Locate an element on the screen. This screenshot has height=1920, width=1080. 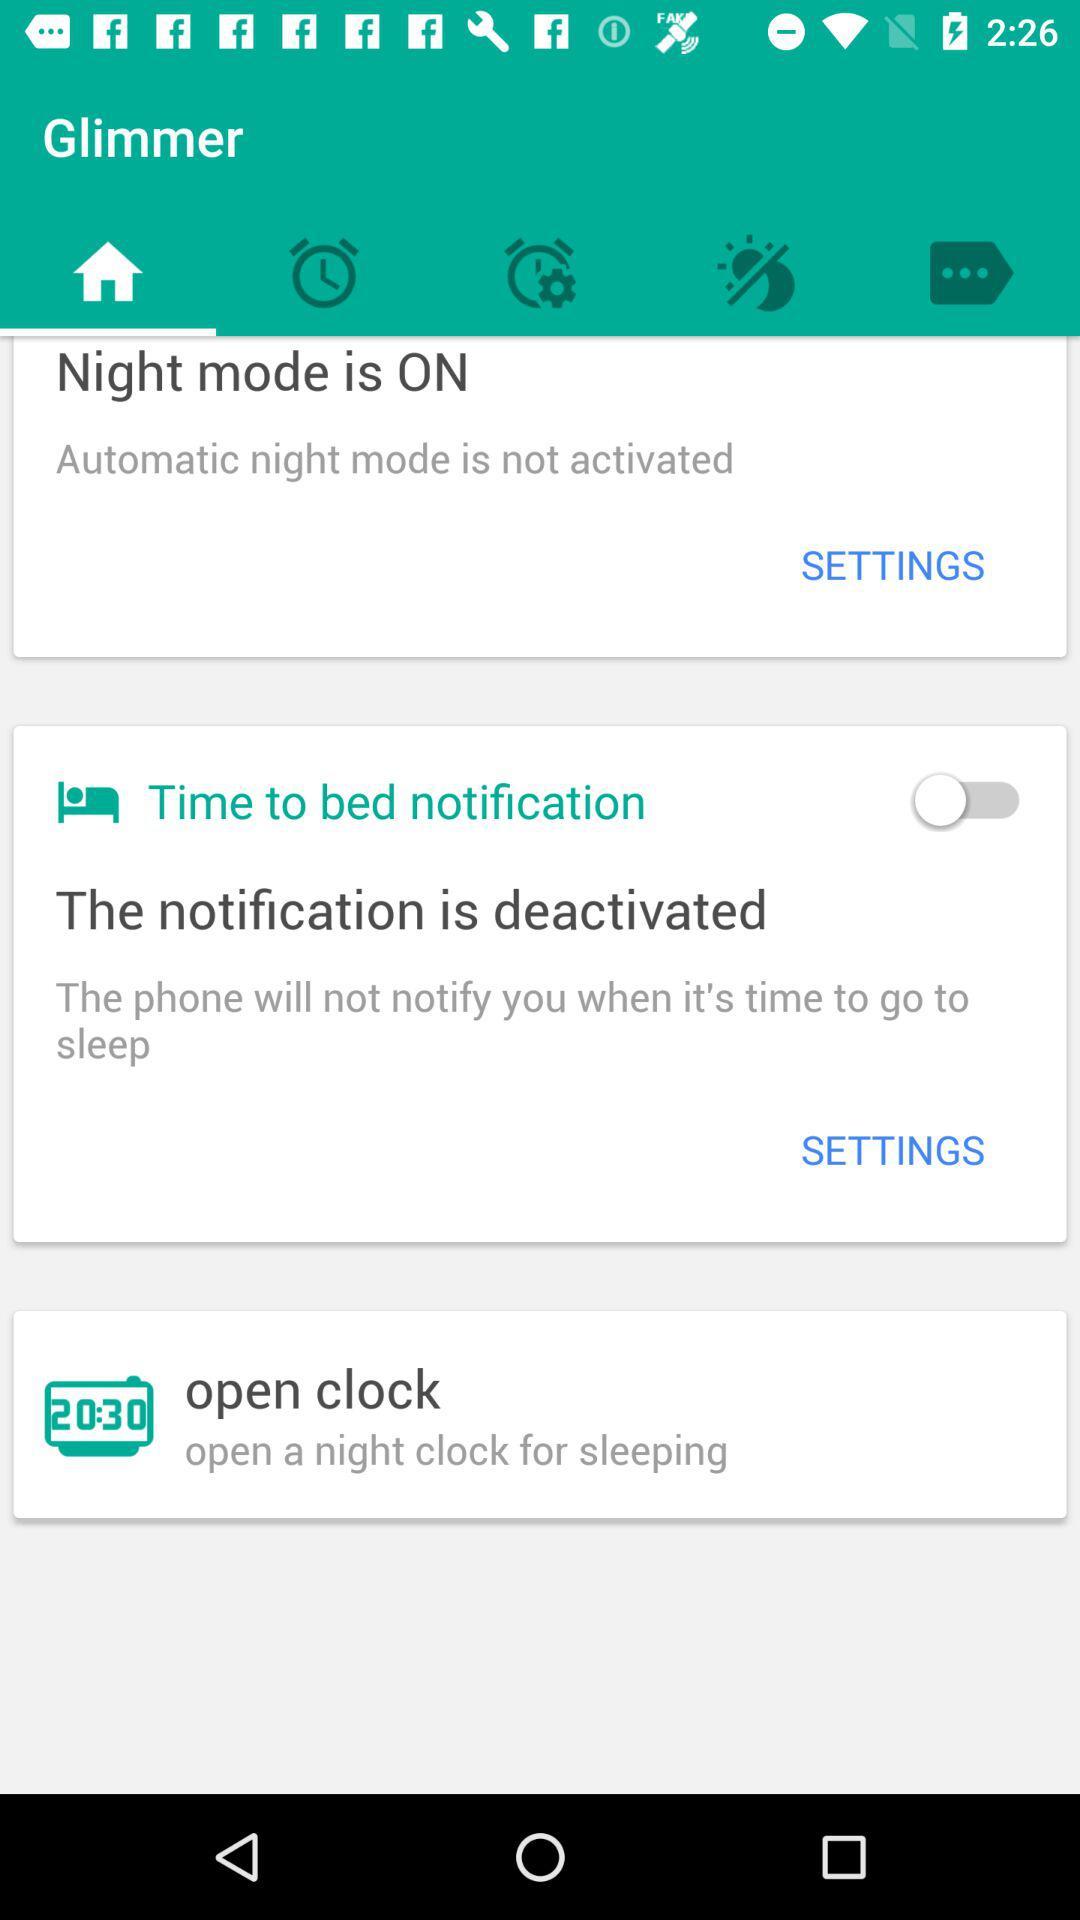
icon to the right of time to bed icon is located at coordinates (965, 800).